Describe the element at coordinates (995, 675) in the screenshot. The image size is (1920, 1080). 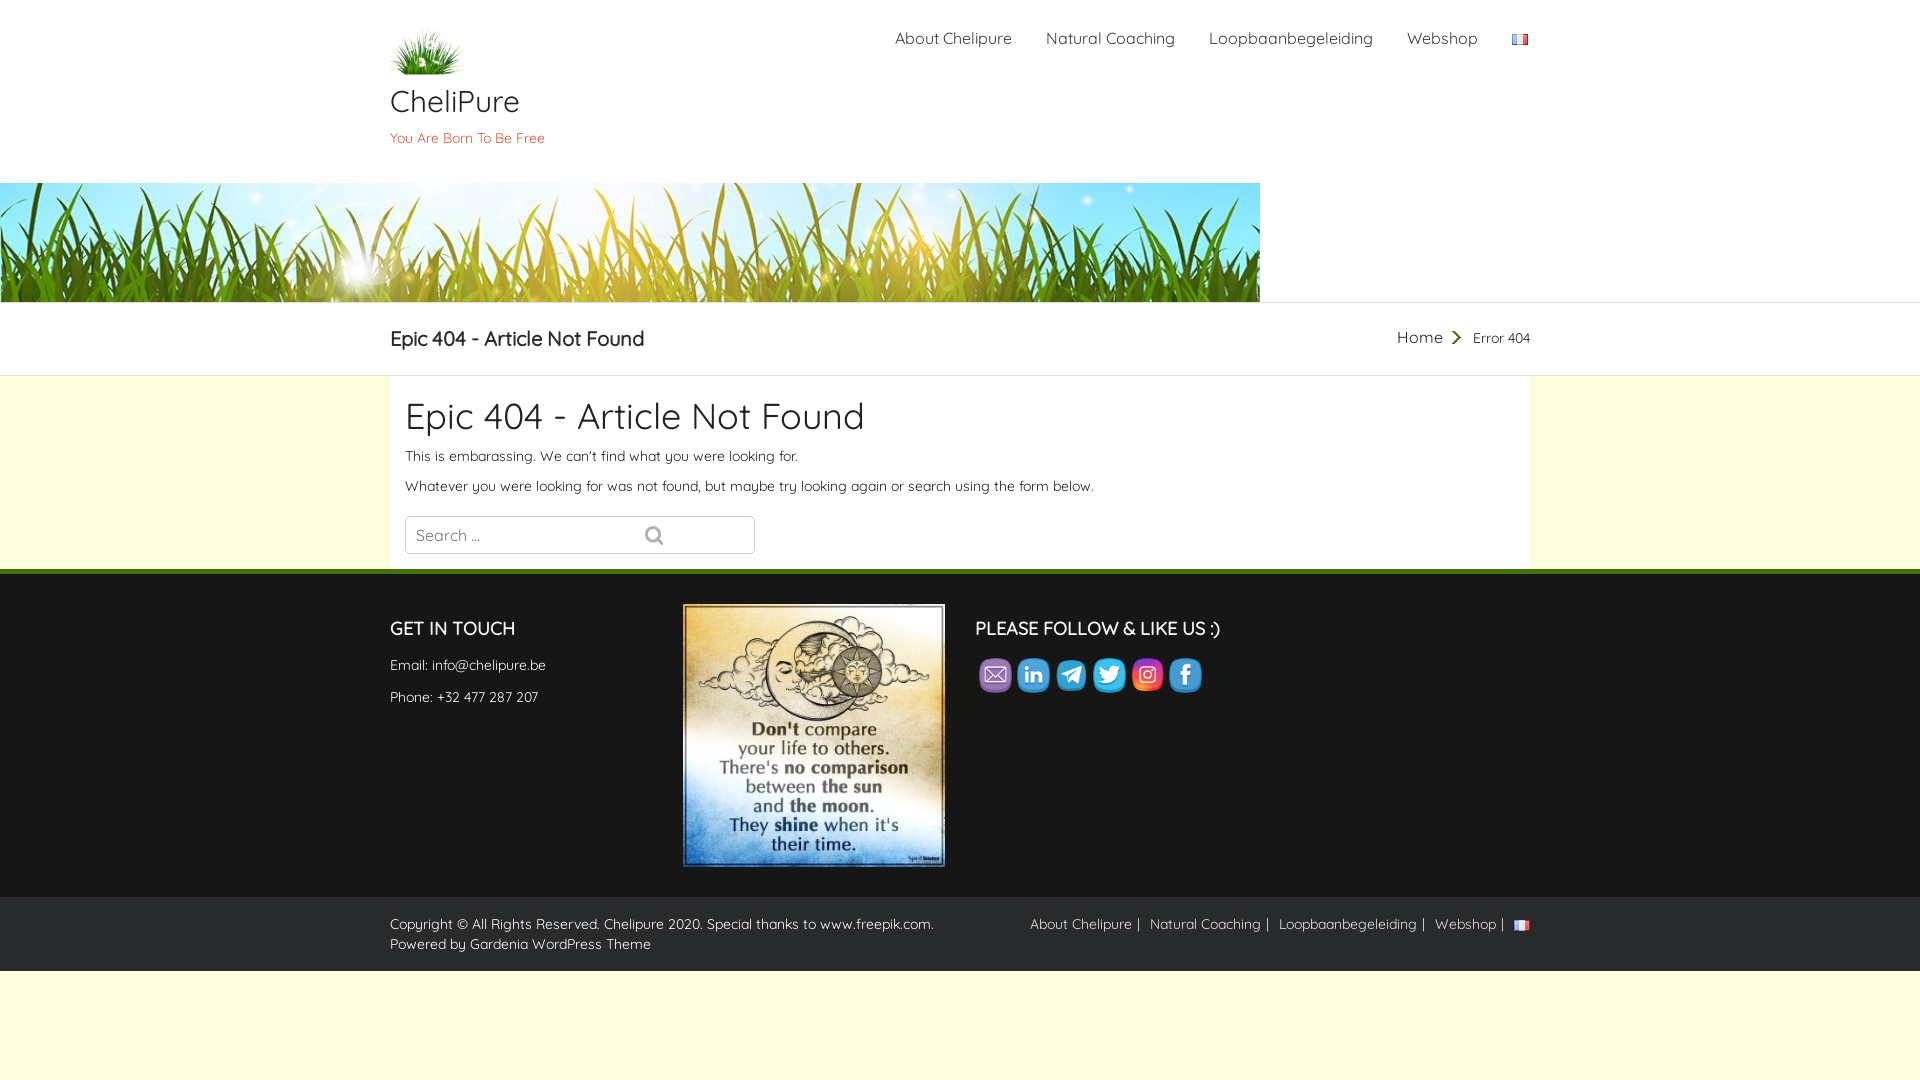
I see `'Follow by Email'` at that location.